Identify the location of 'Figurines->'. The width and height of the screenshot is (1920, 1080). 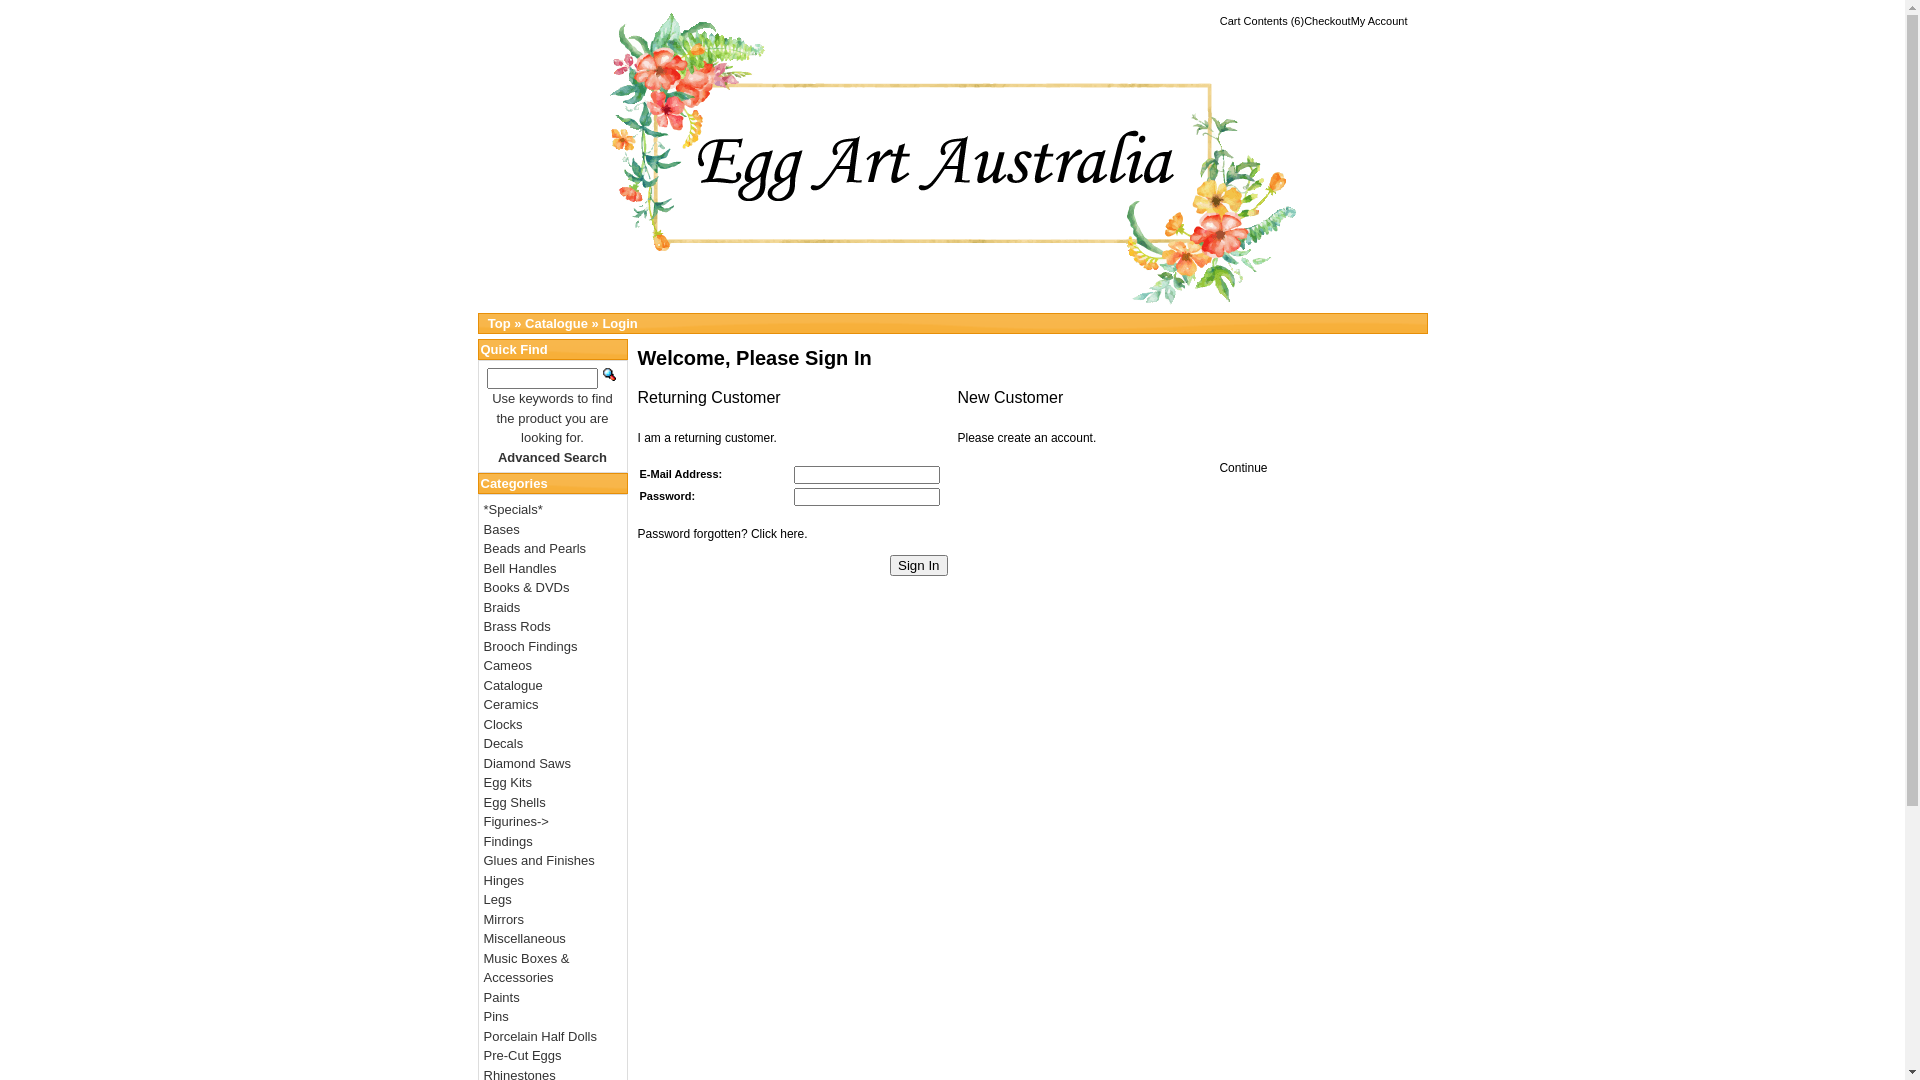
(516, 821).